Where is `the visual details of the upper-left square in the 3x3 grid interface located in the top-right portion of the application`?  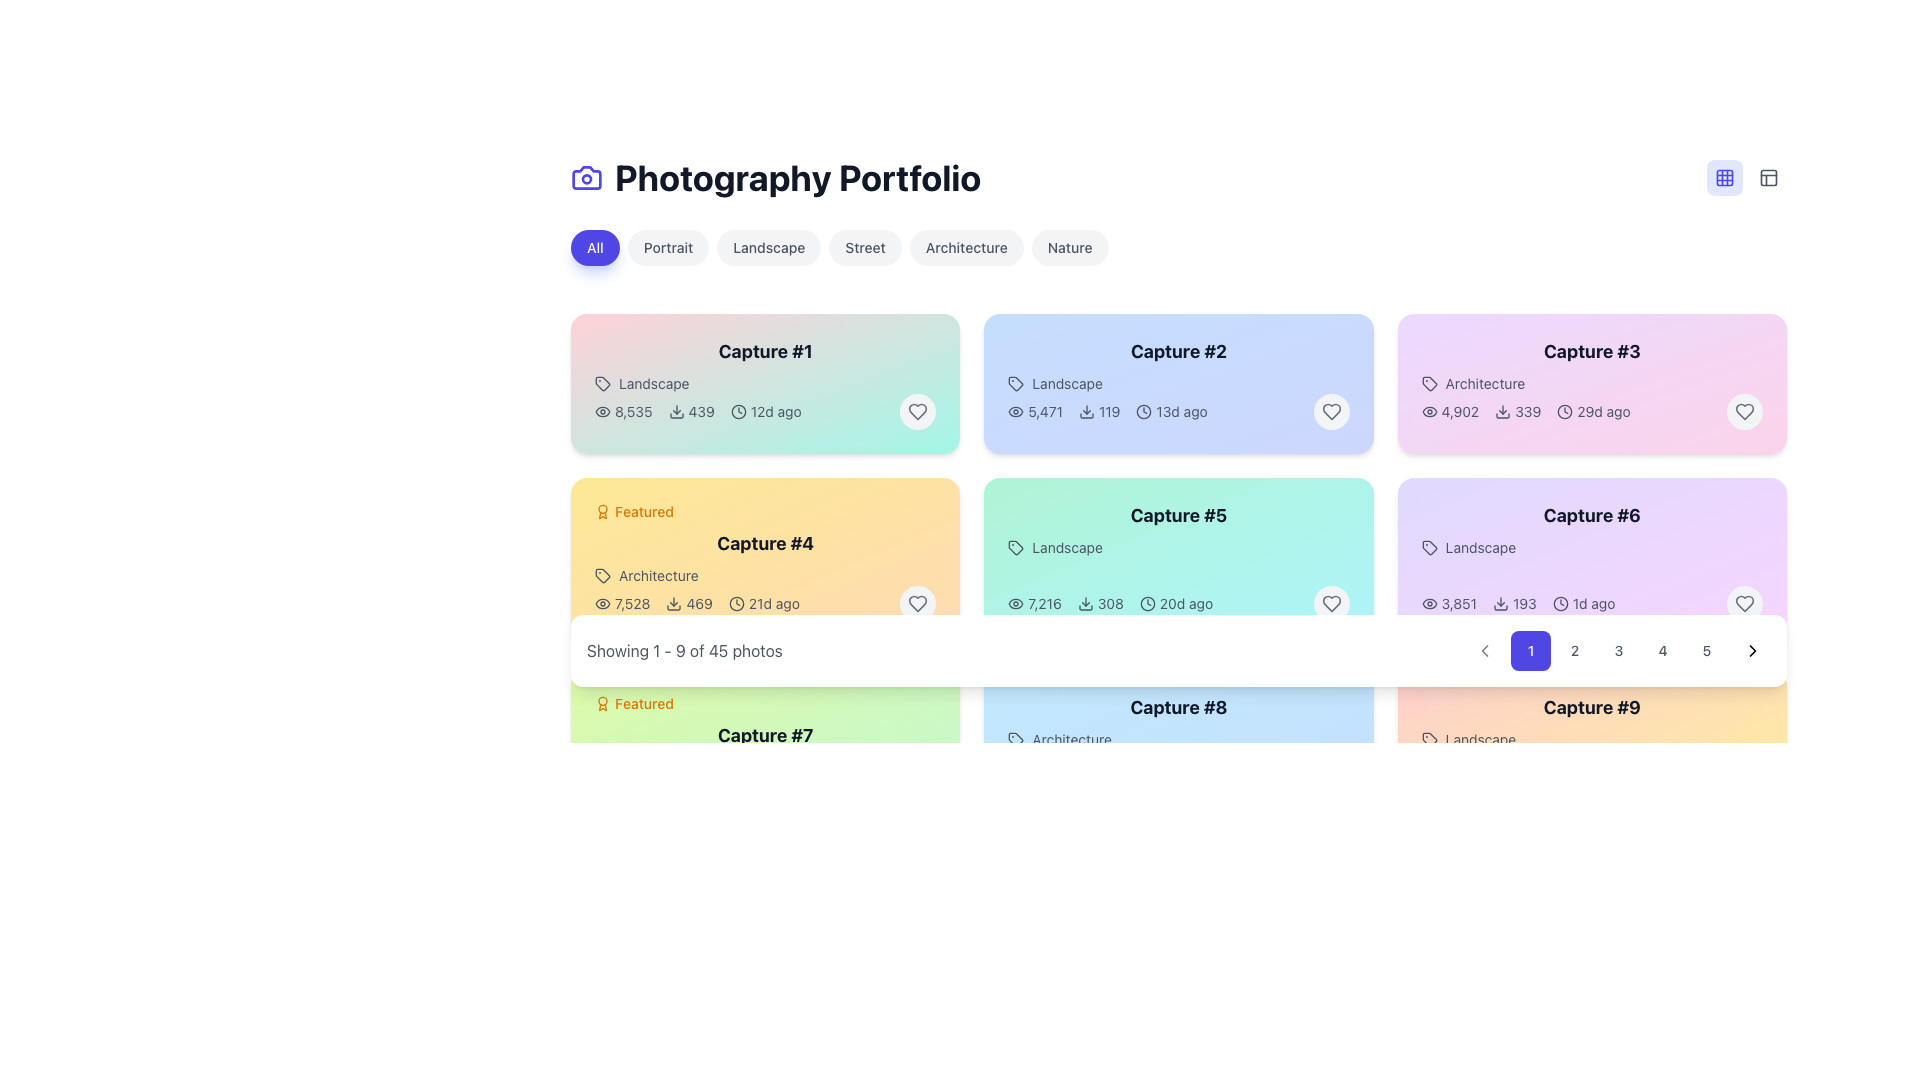
the visual details of the upper-left square in the 3x3 grid interface located in the top-right portion of the application is located at coordinates (1723, 176).